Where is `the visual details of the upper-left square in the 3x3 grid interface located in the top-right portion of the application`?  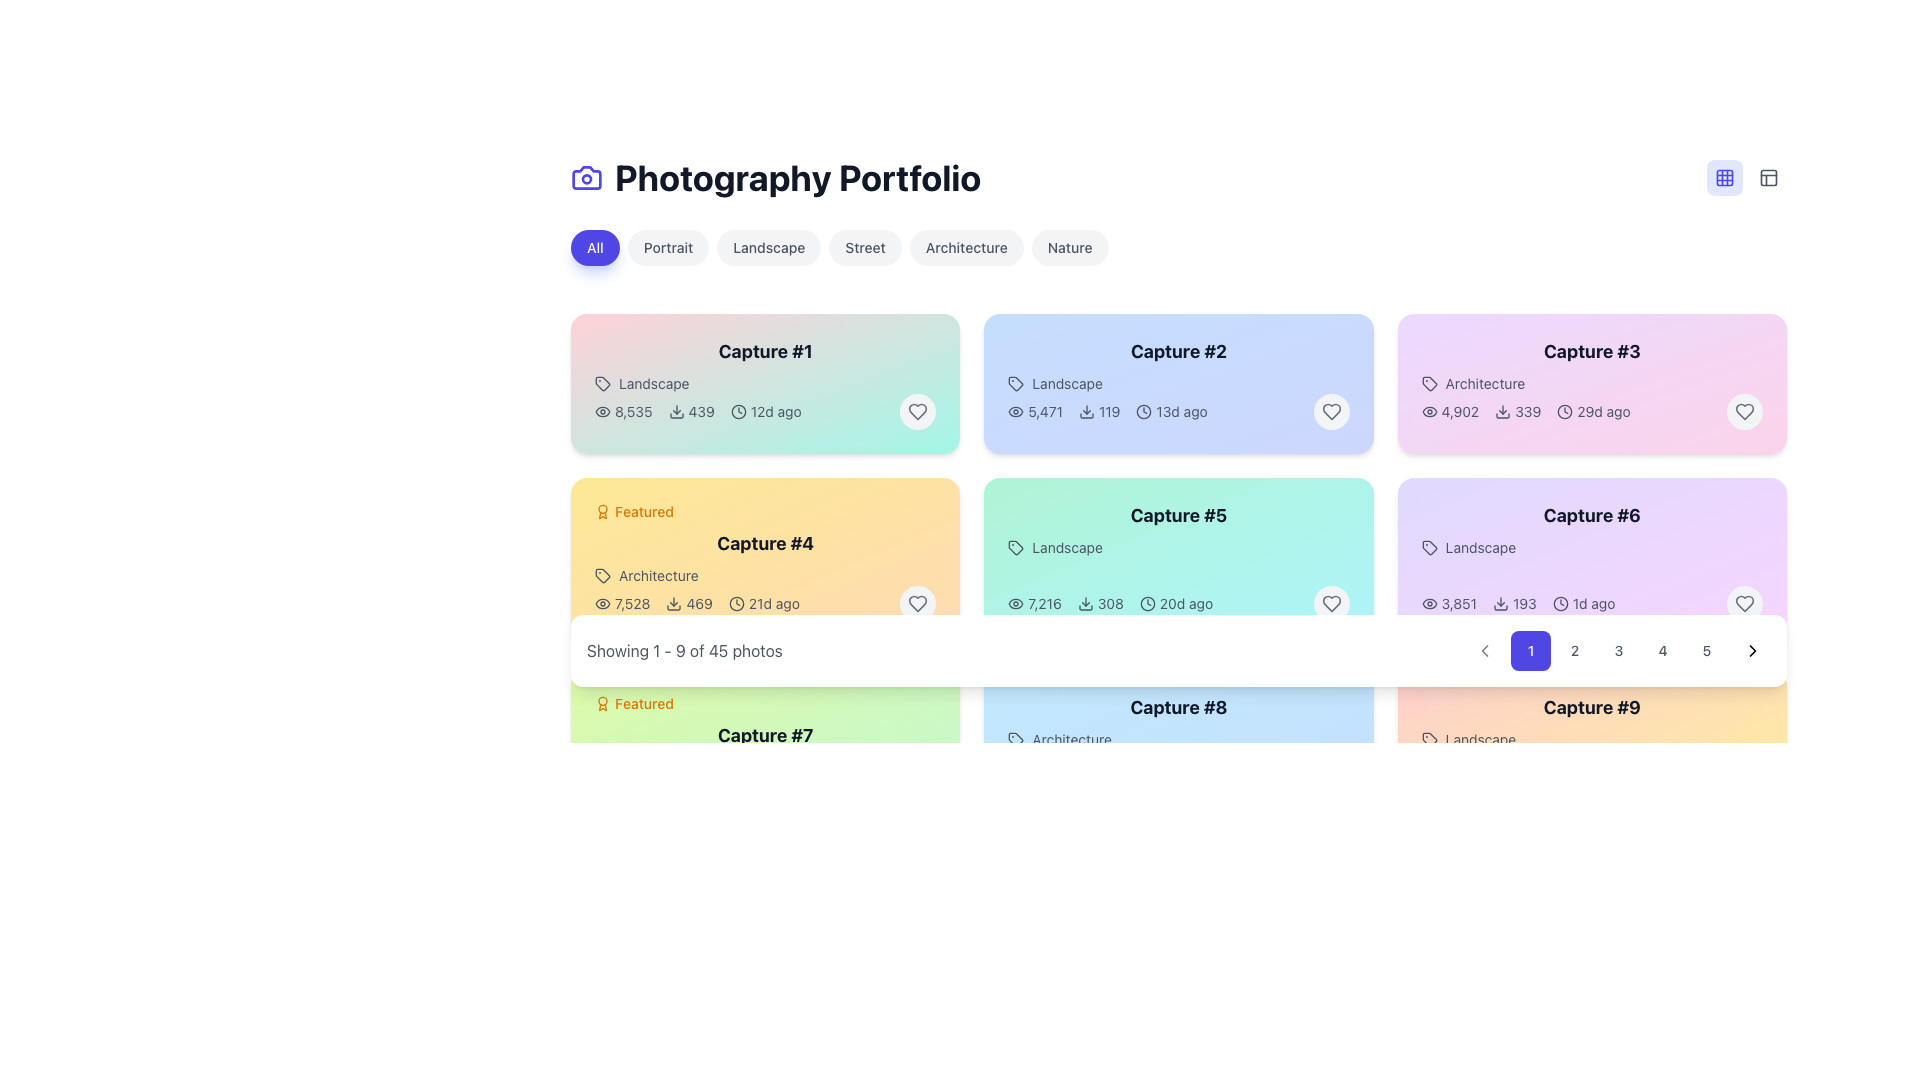
the visual details of the upper-left square in the 3x3 grid interface located in the top-right portion of the application is located at coordinates (1723, 176).